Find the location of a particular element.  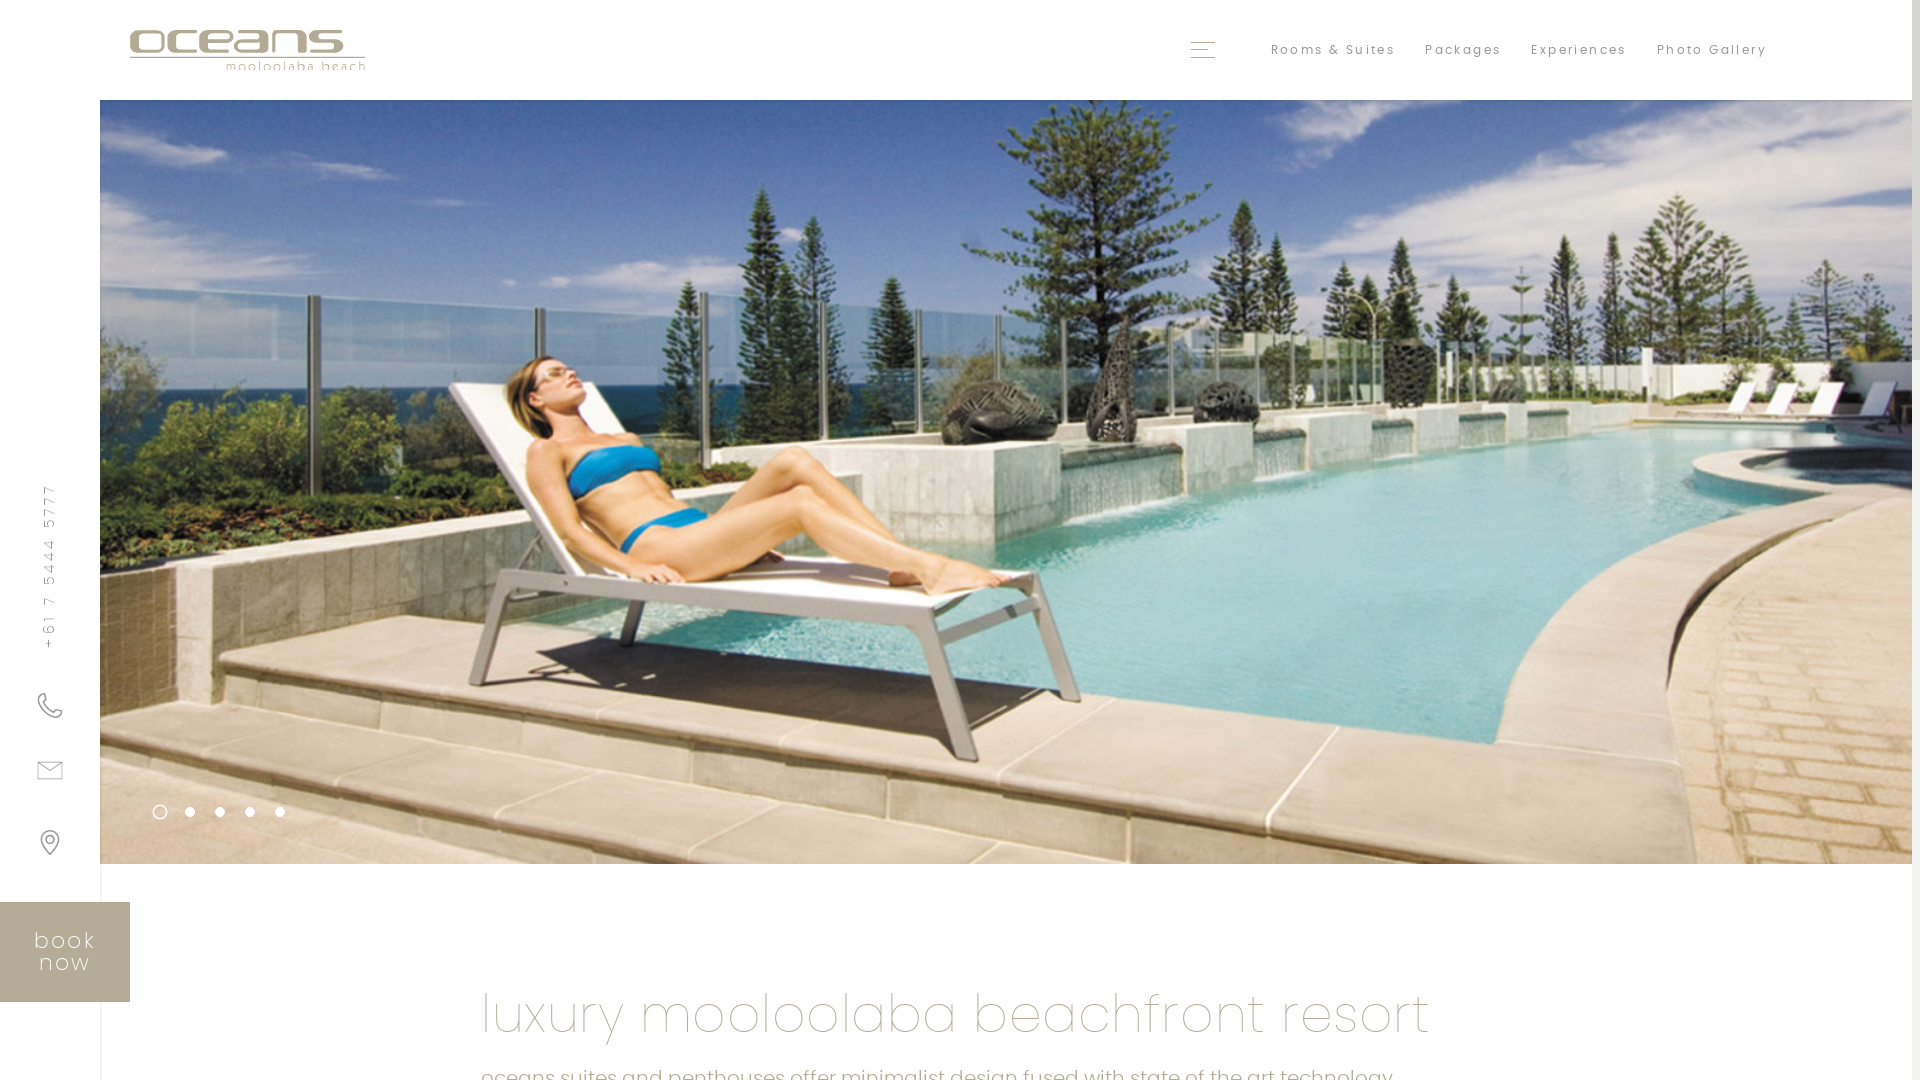

'4' is located at coordinates (248, 812).